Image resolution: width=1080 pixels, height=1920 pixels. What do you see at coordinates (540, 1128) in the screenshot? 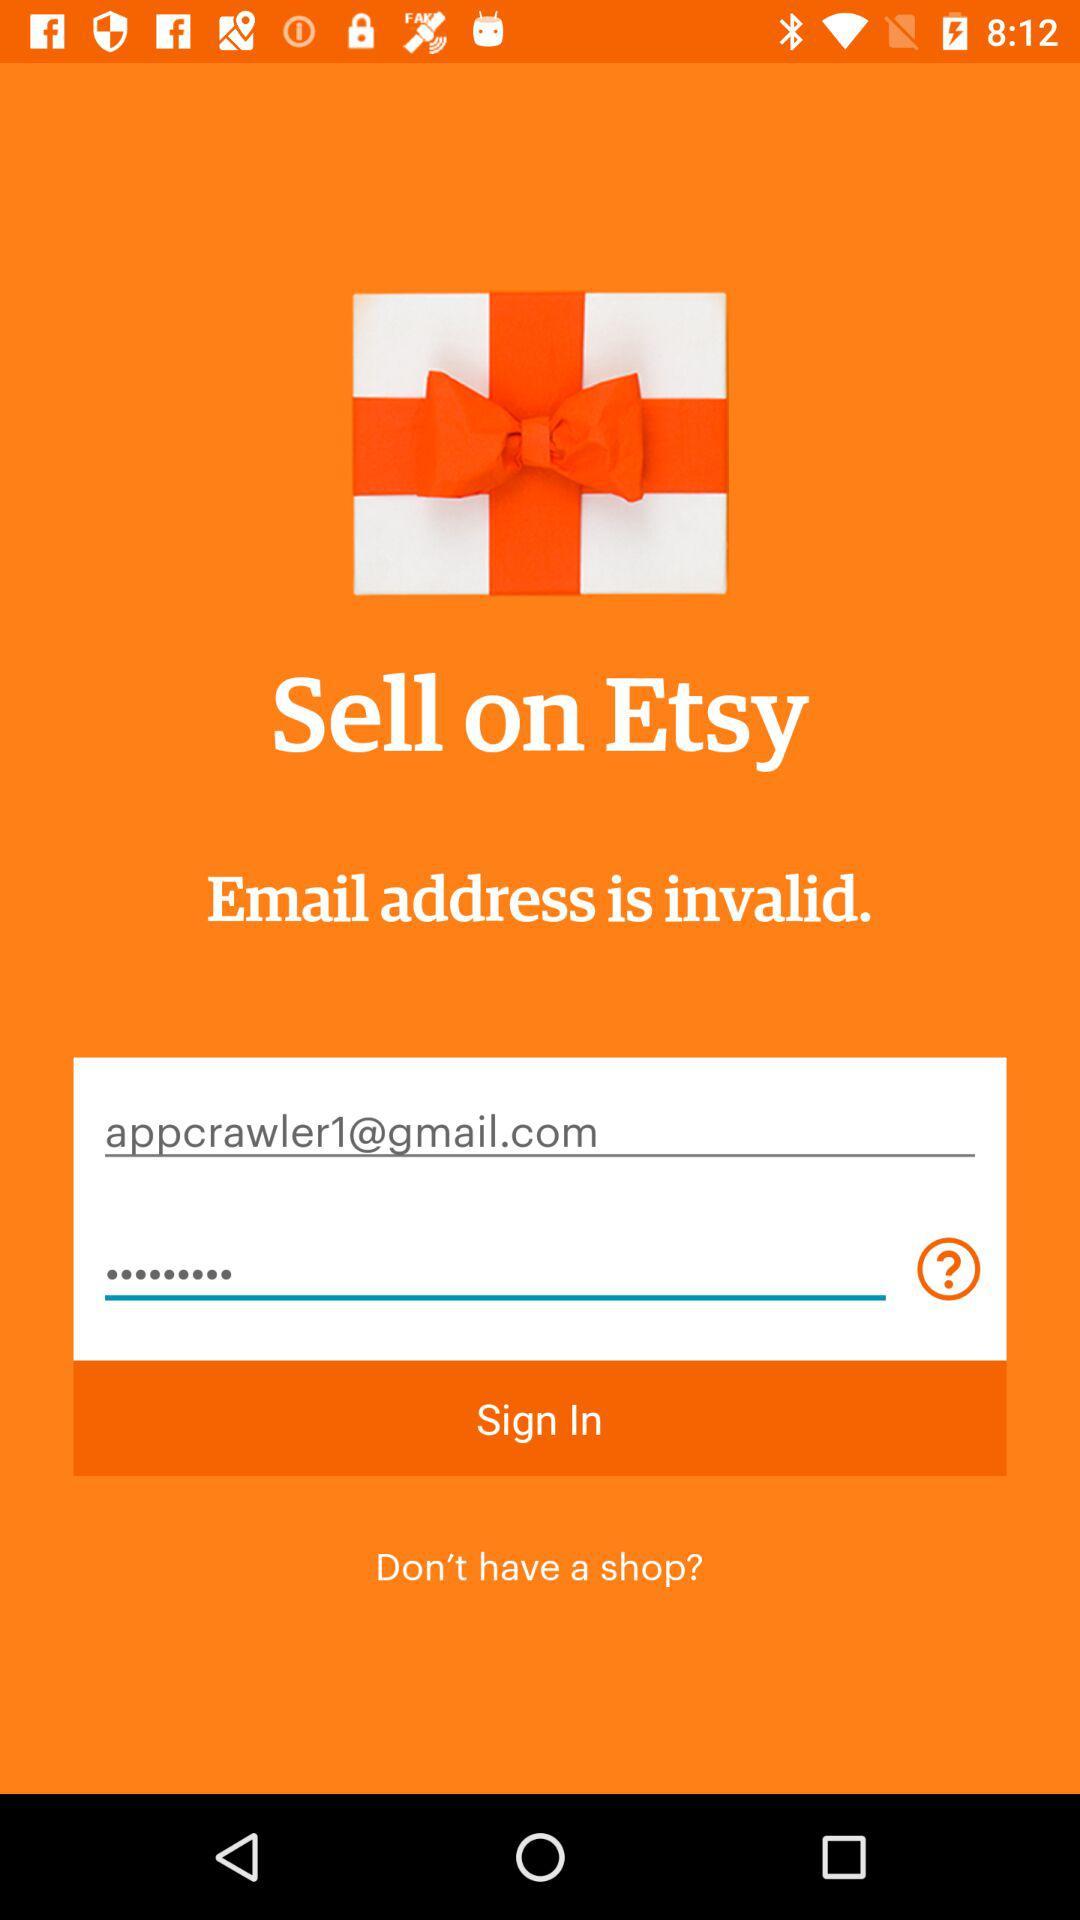
I see `the icon above the crowd3116 item` at bounding box center [540, 1128].